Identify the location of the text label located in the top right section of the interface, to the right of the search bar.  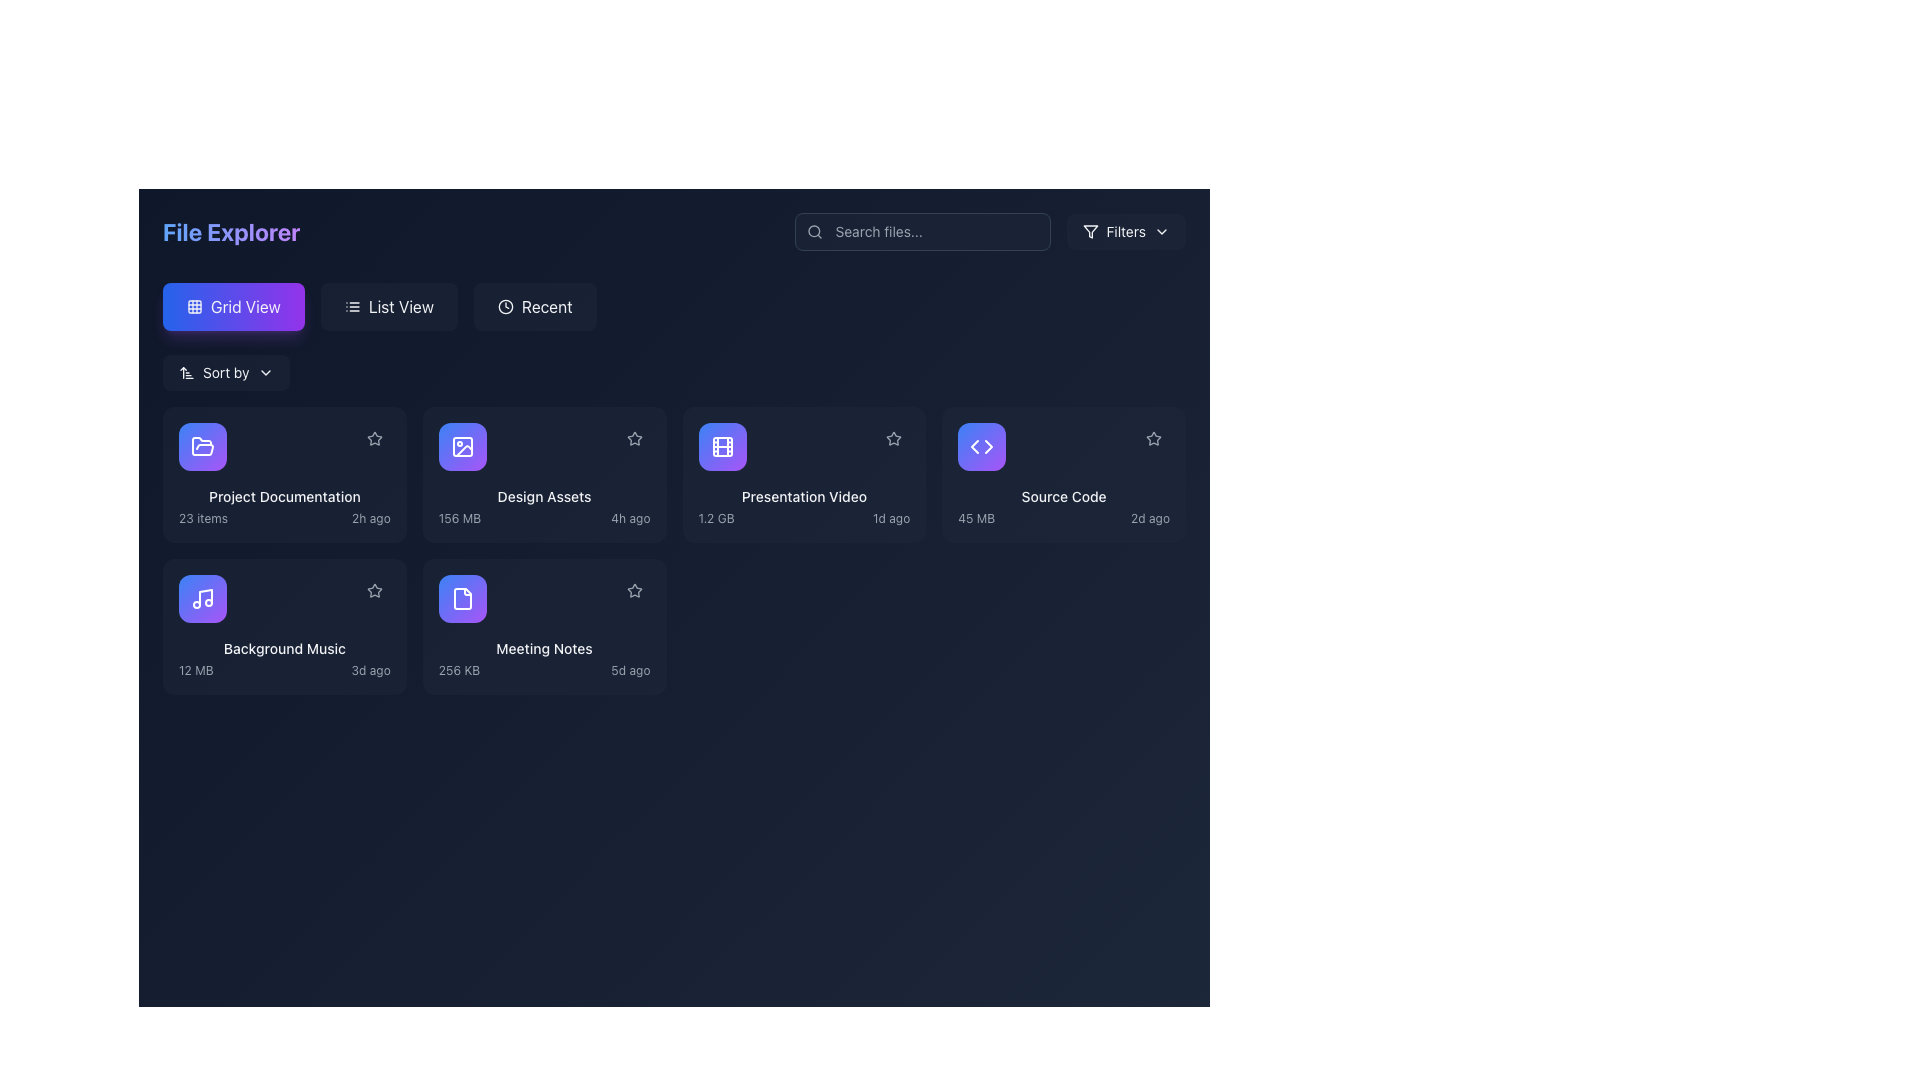
(1126, 230).